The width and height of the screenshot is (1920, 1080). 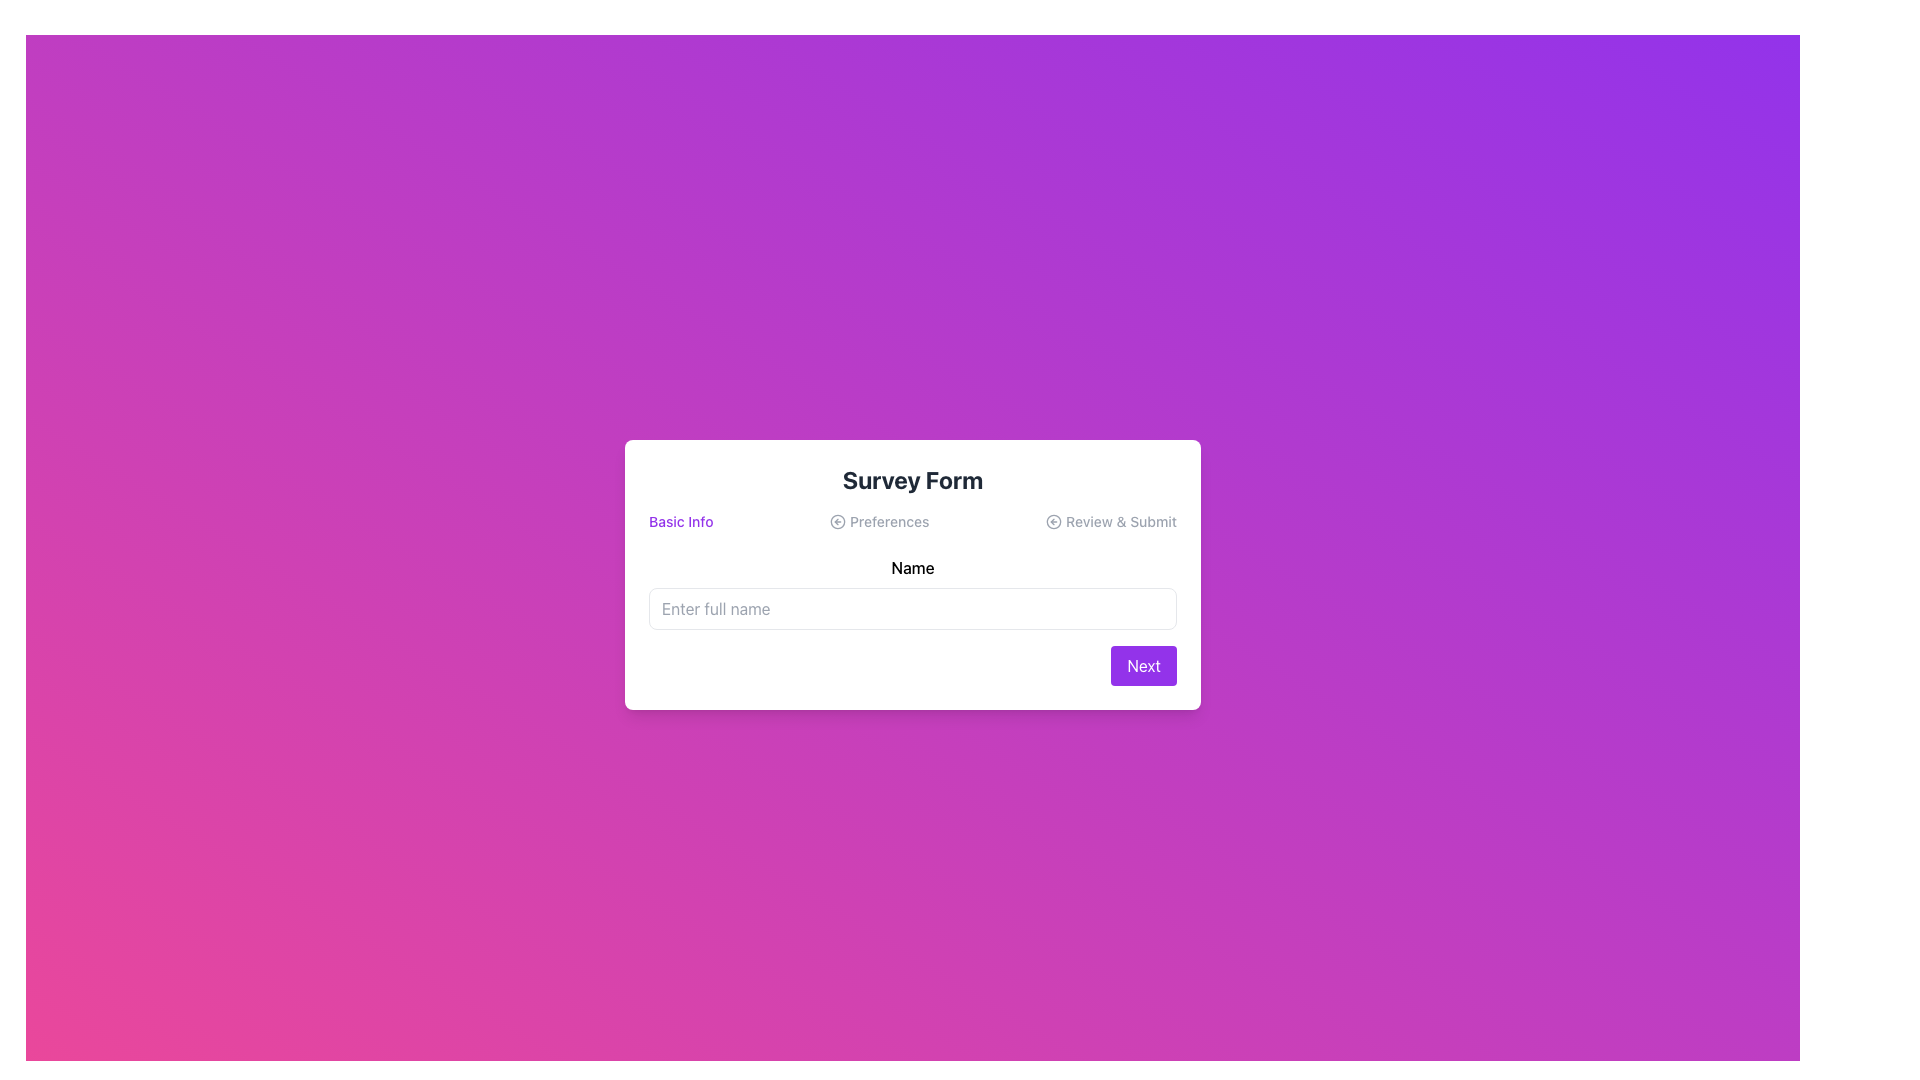 I want to click on the circular arrow icon that is positioned to the left of 'Review & Submit' text in the form header, so click(x=1053, y=520).